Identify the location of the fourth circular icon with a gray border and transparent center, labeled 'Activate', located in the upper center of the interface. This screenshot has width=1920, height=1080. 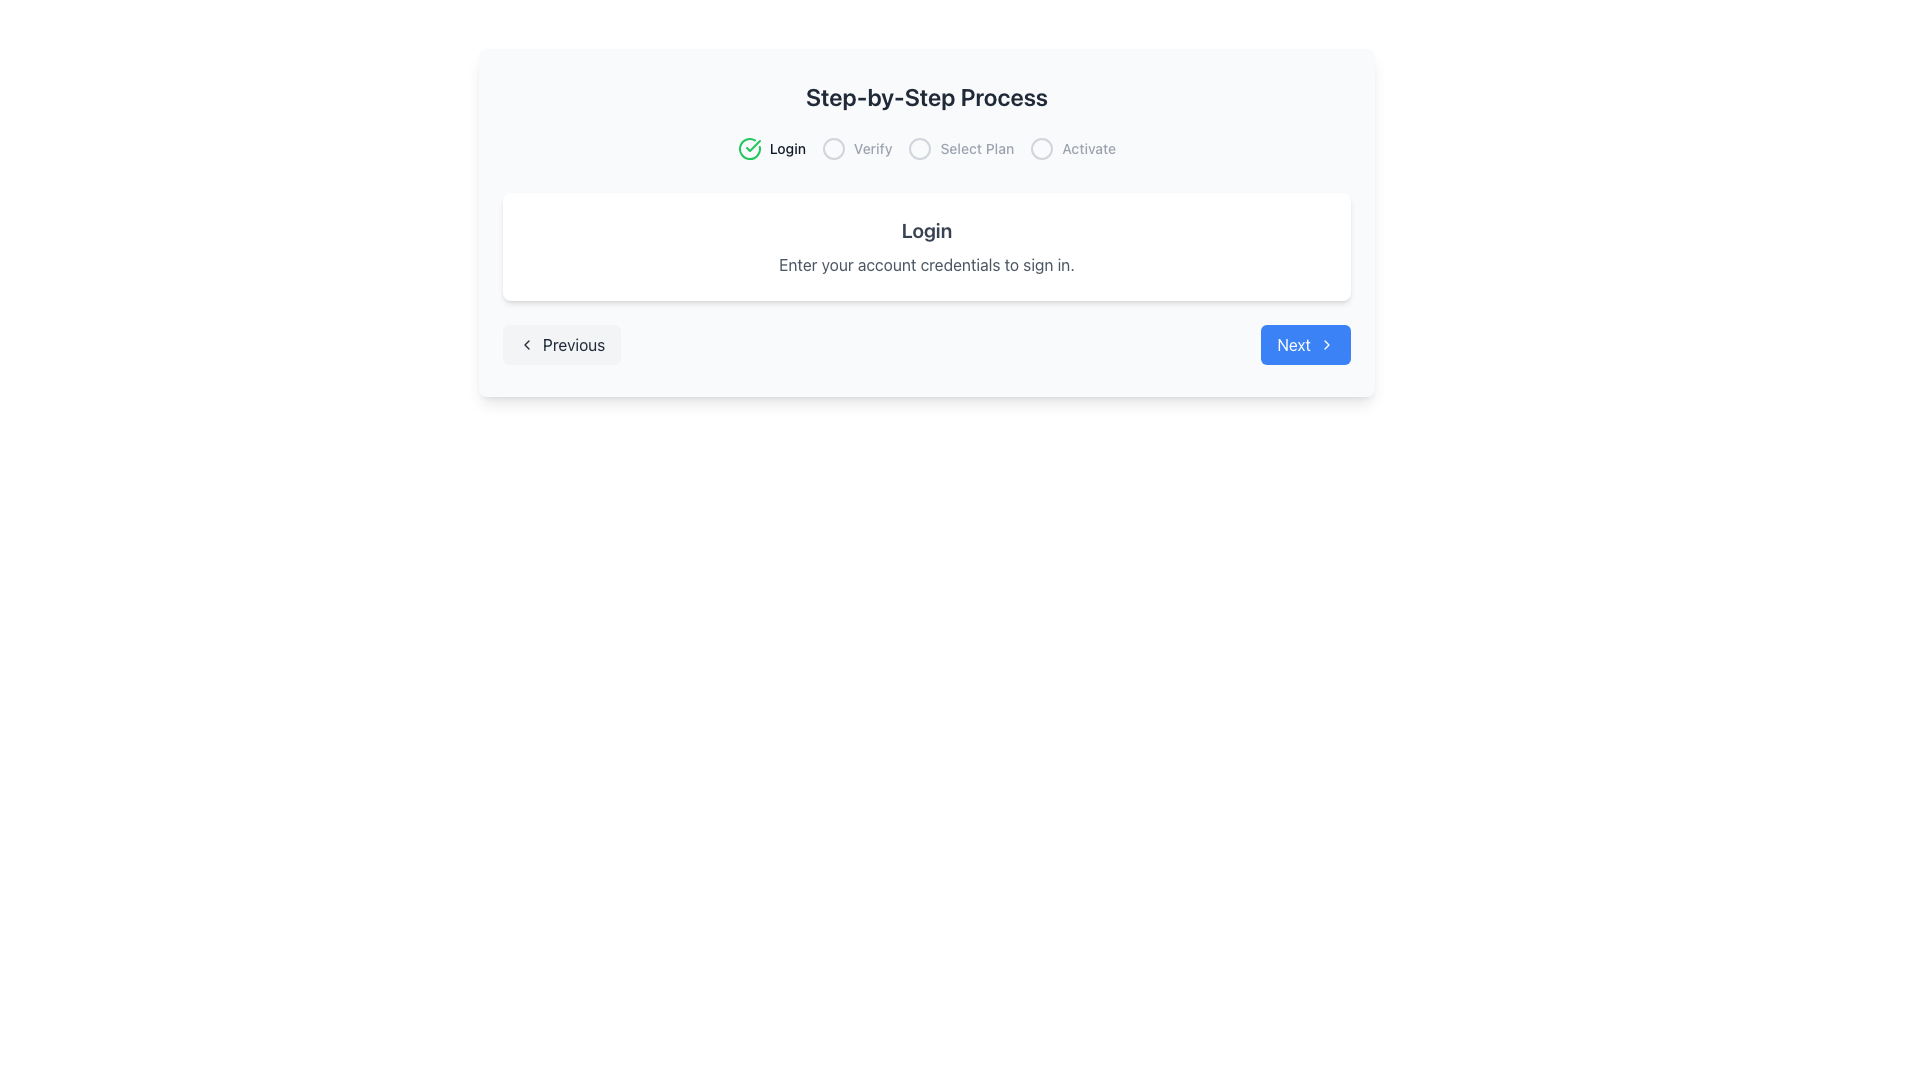
(1041, 148).